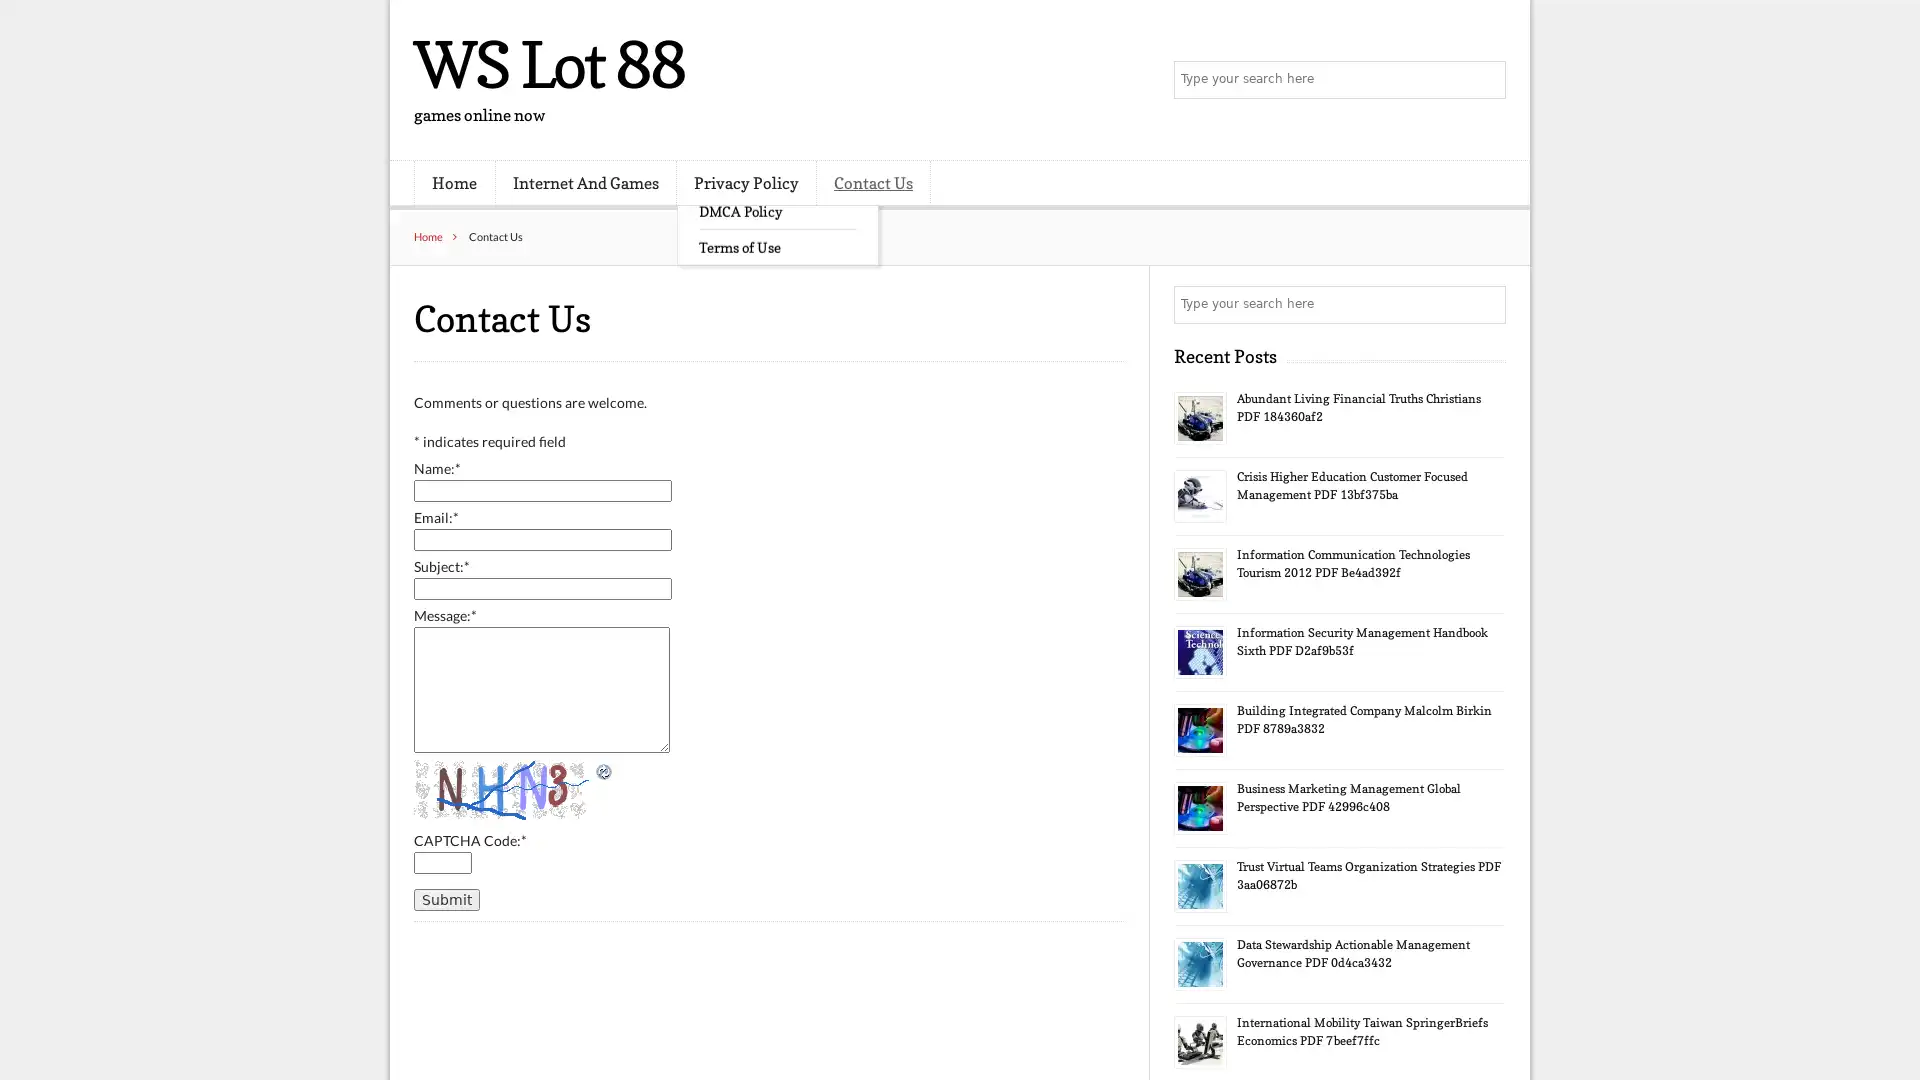 This screenshot has width=1920, height=1080. What do you see at coordinates (1485, 80) in the screenshot?
I see `Search` at bounding box center [1485, 80].